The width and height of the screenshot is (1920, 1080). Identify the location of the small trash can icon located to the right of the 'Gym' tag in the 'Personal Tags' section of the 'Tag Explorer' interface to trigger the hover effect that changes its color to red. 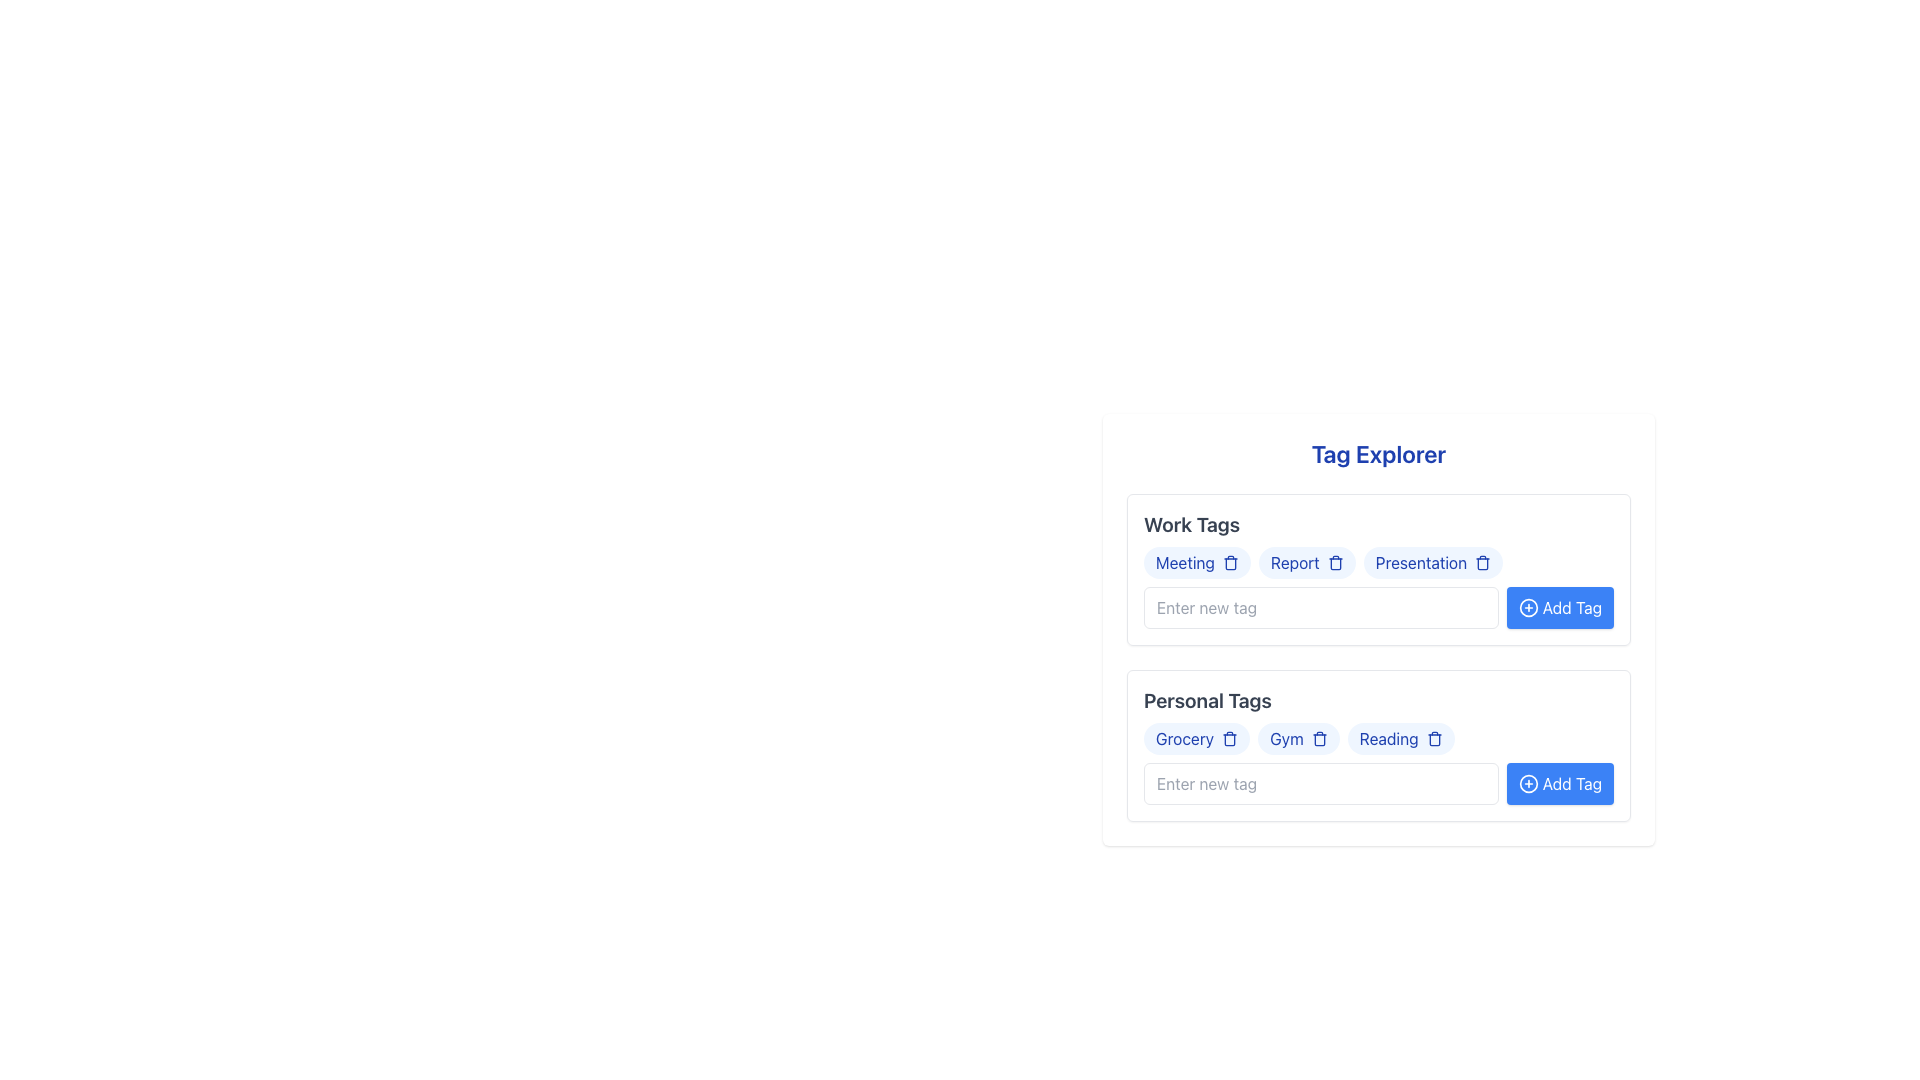
(1319, 739).